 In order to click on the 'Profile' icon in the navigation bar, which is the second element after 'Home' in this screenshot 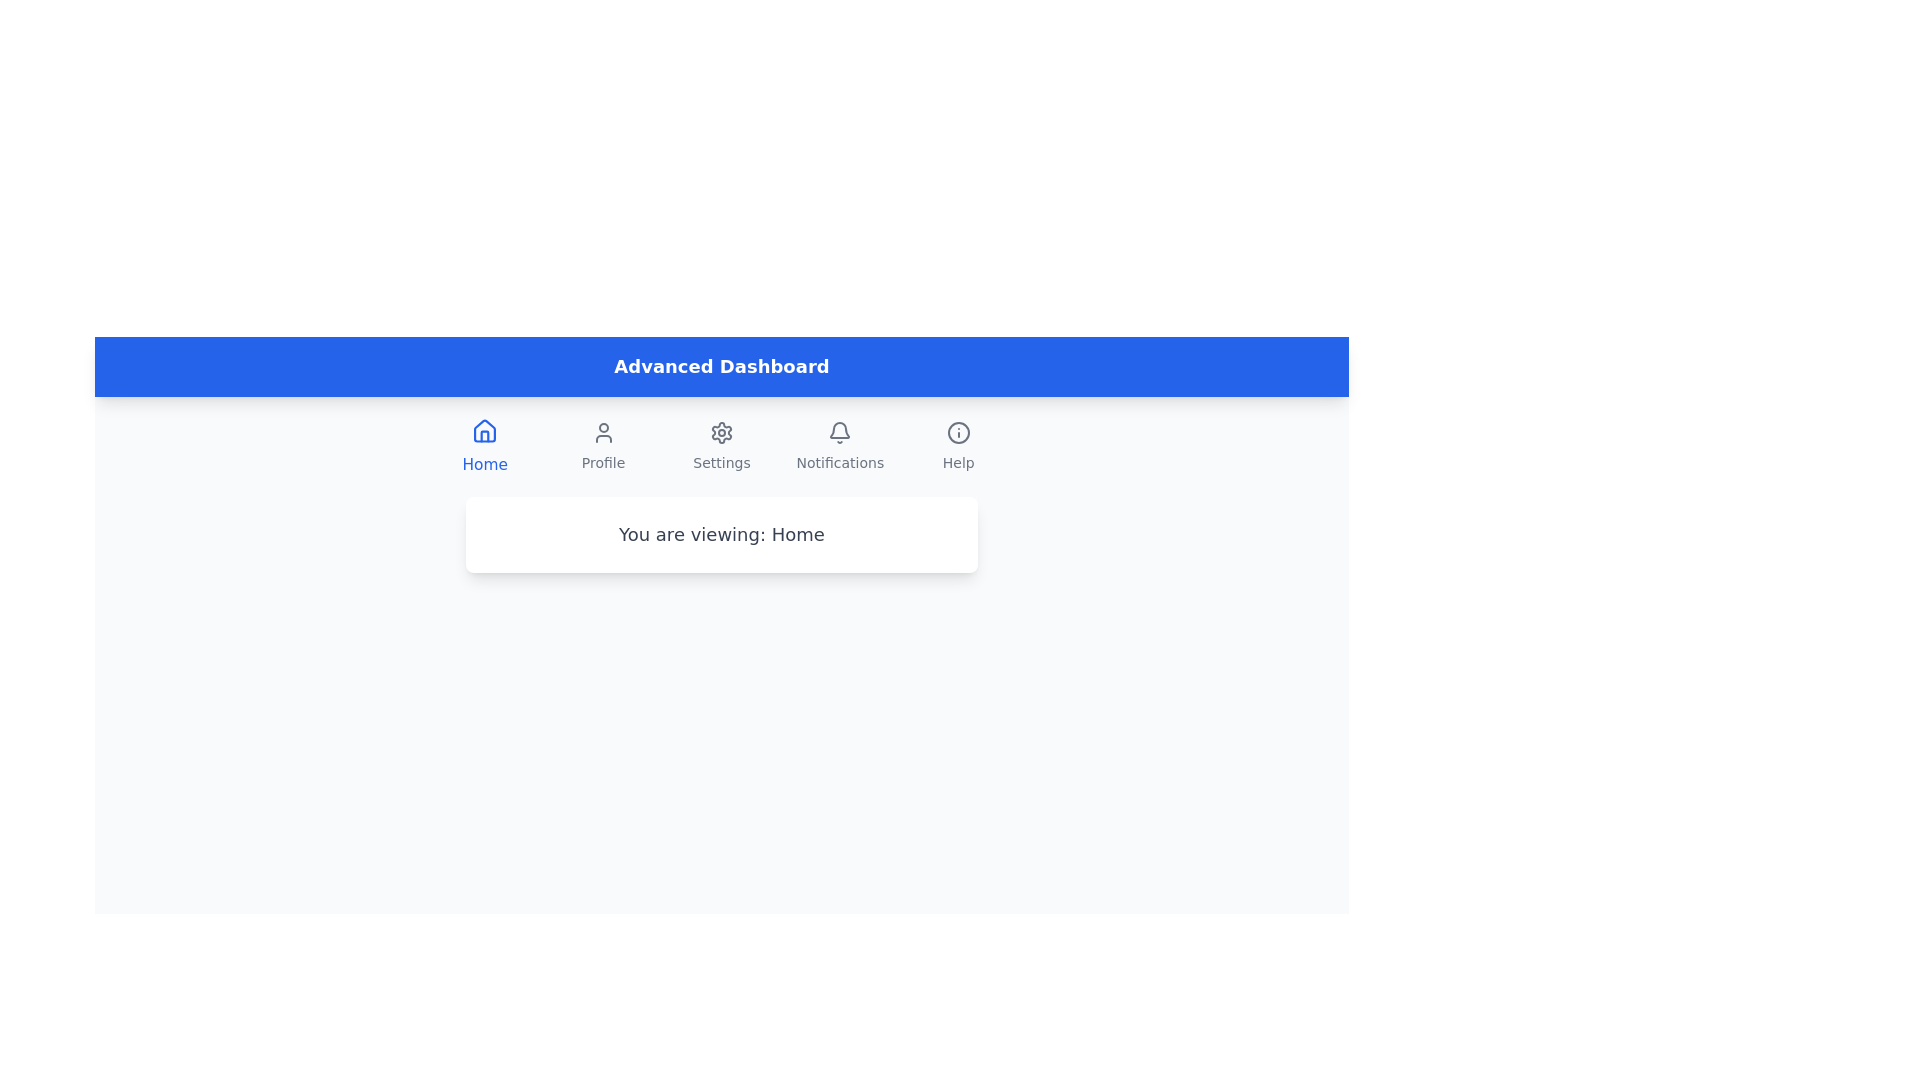, I will do `click(602, 431)`.